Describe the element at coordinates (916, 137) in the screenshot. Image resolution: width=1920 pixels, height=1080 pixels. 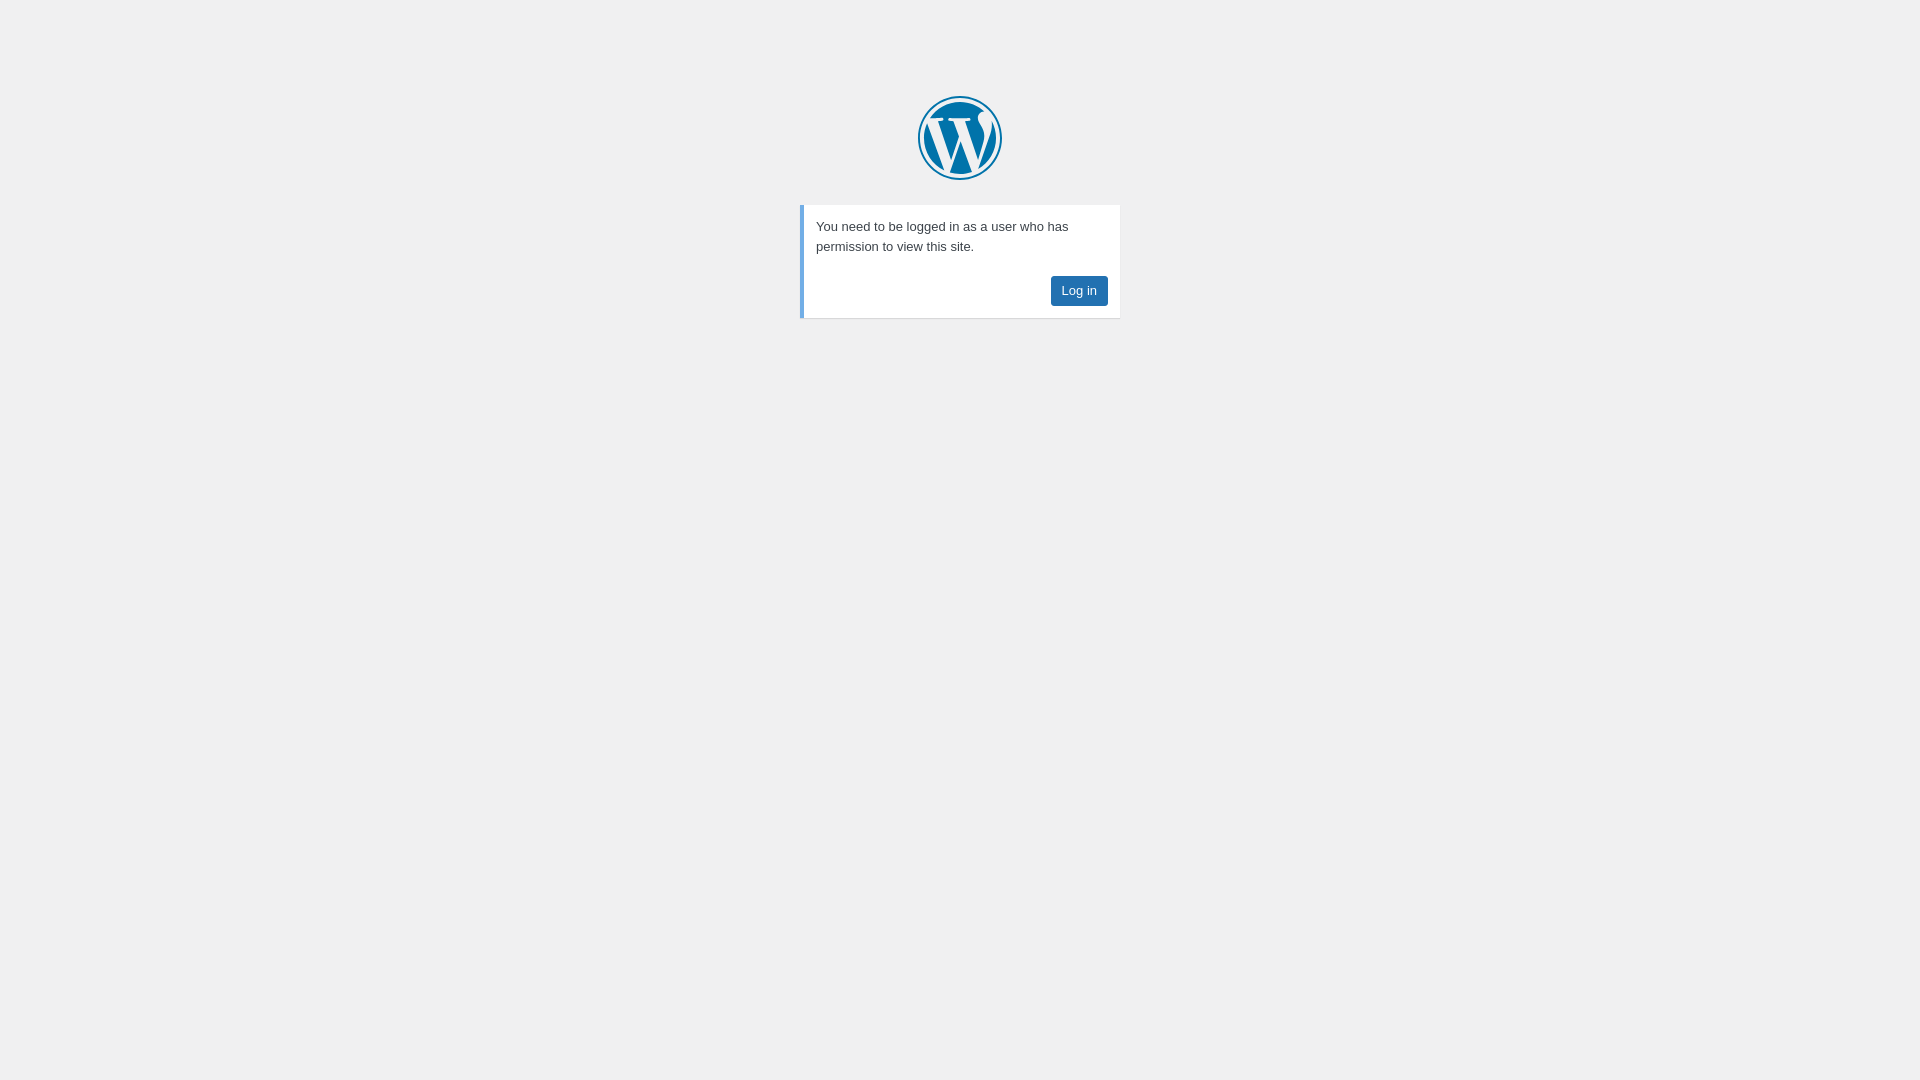
I see `'Private Site'` at that location.